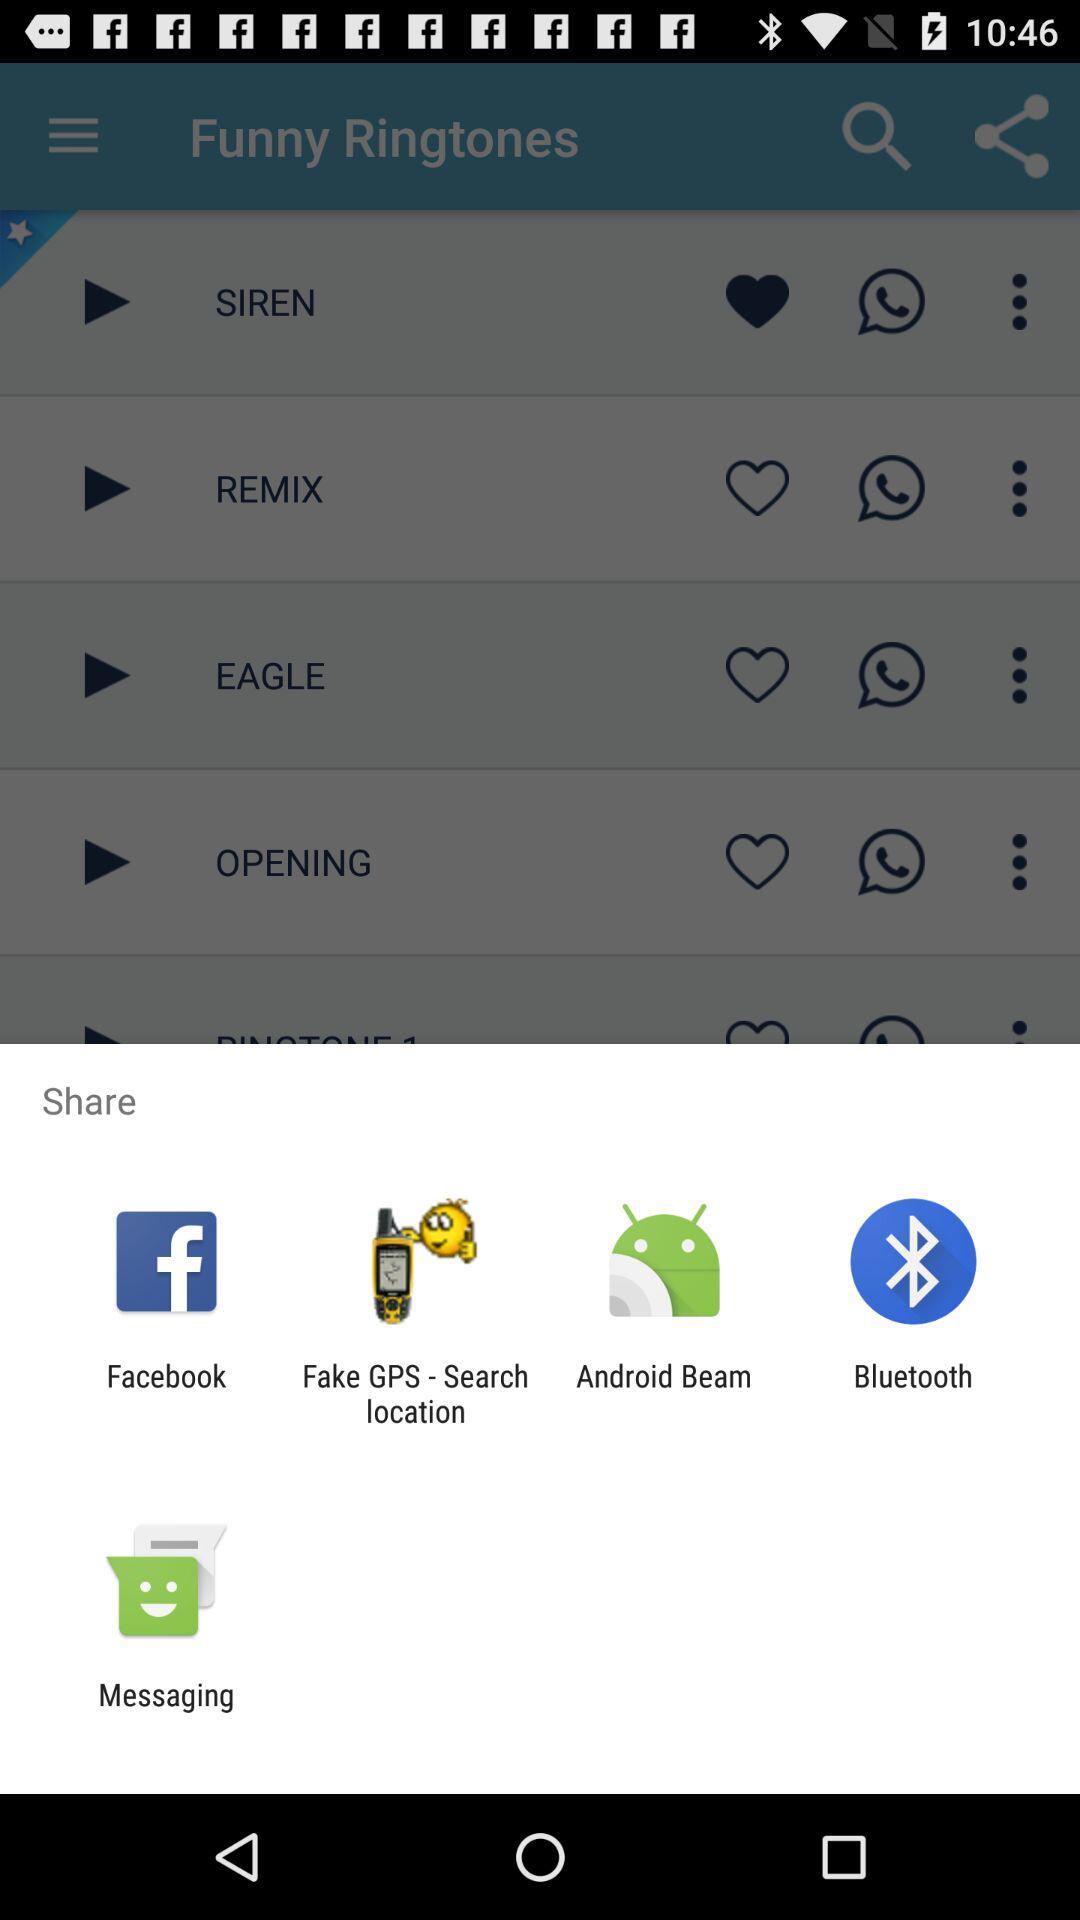  What do you see at coordinates (664, 1392) in the screenshot?
I see `the item to the right of fake gps search` at bounding box center [664, 1392].